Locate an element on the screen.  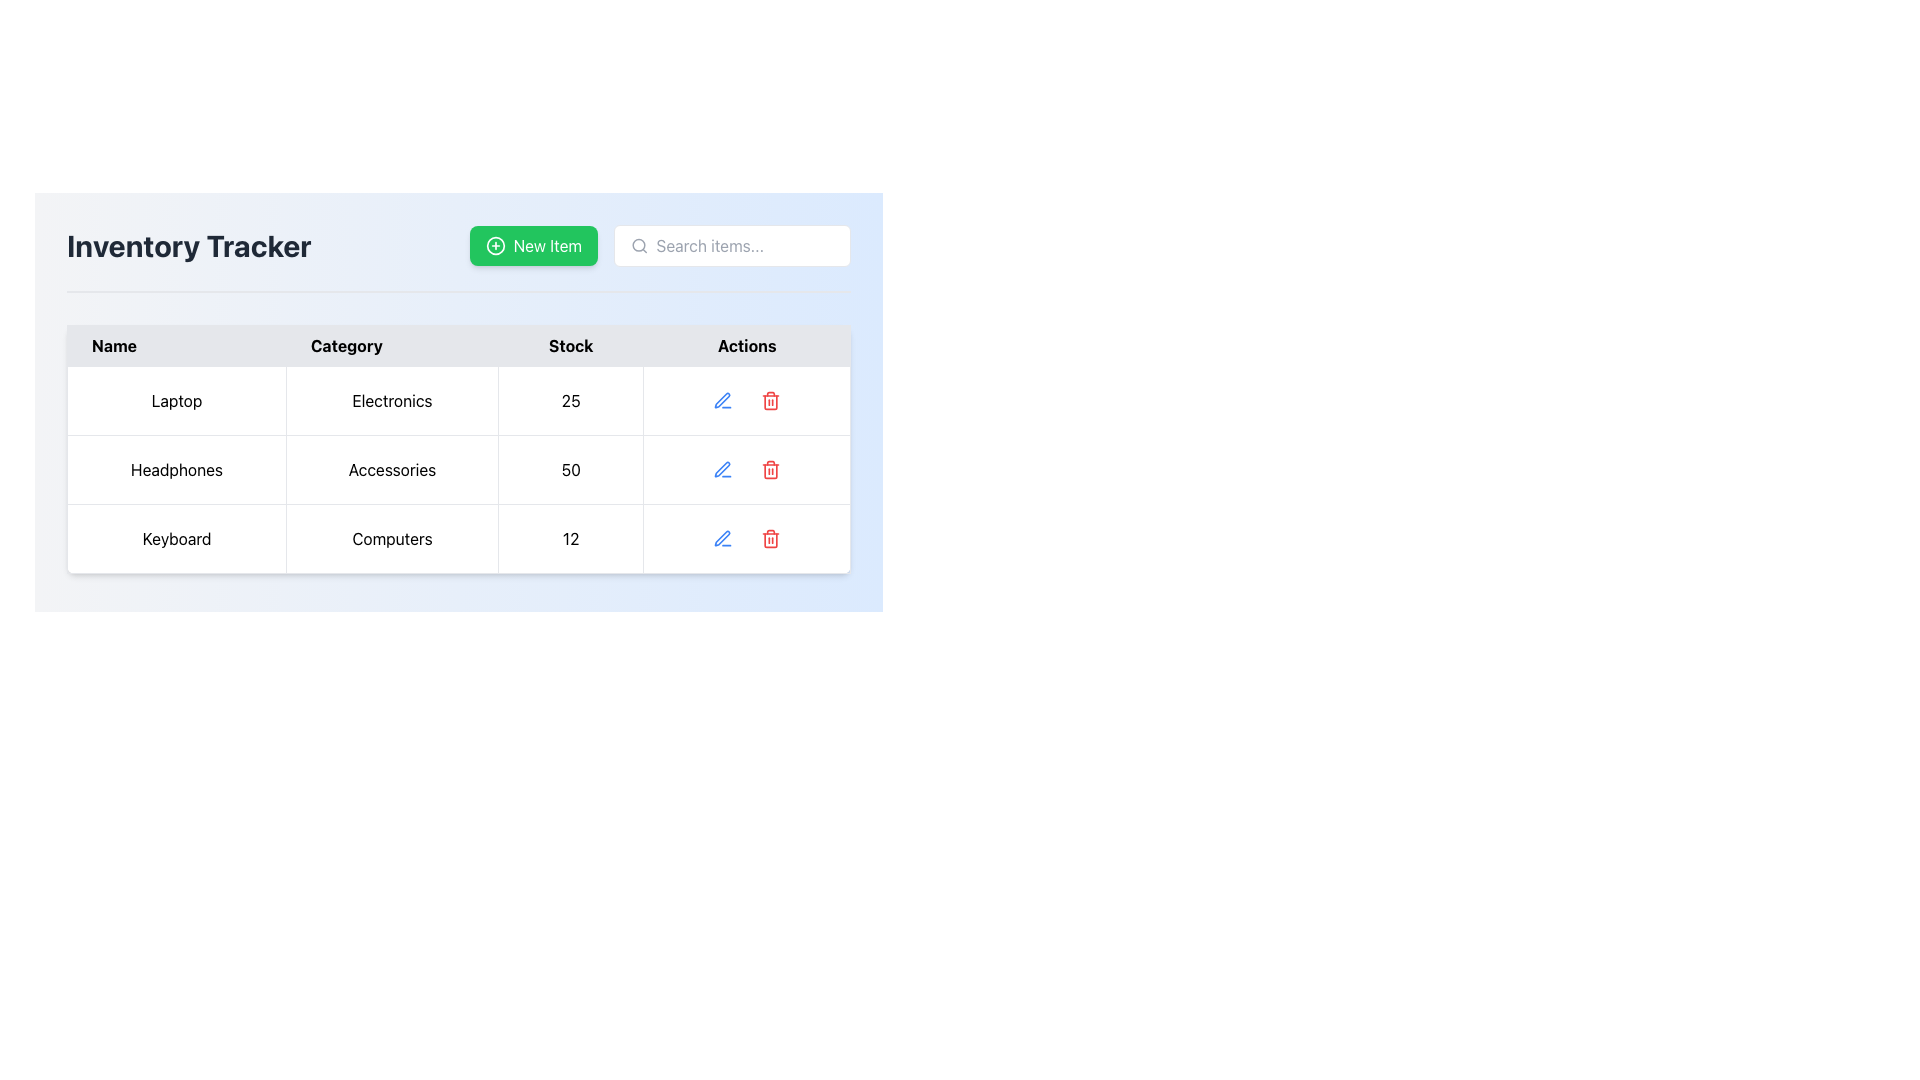
the 'Actions' column header in the table to sort the column, if it is sortable is located at coordinates (746, 345).